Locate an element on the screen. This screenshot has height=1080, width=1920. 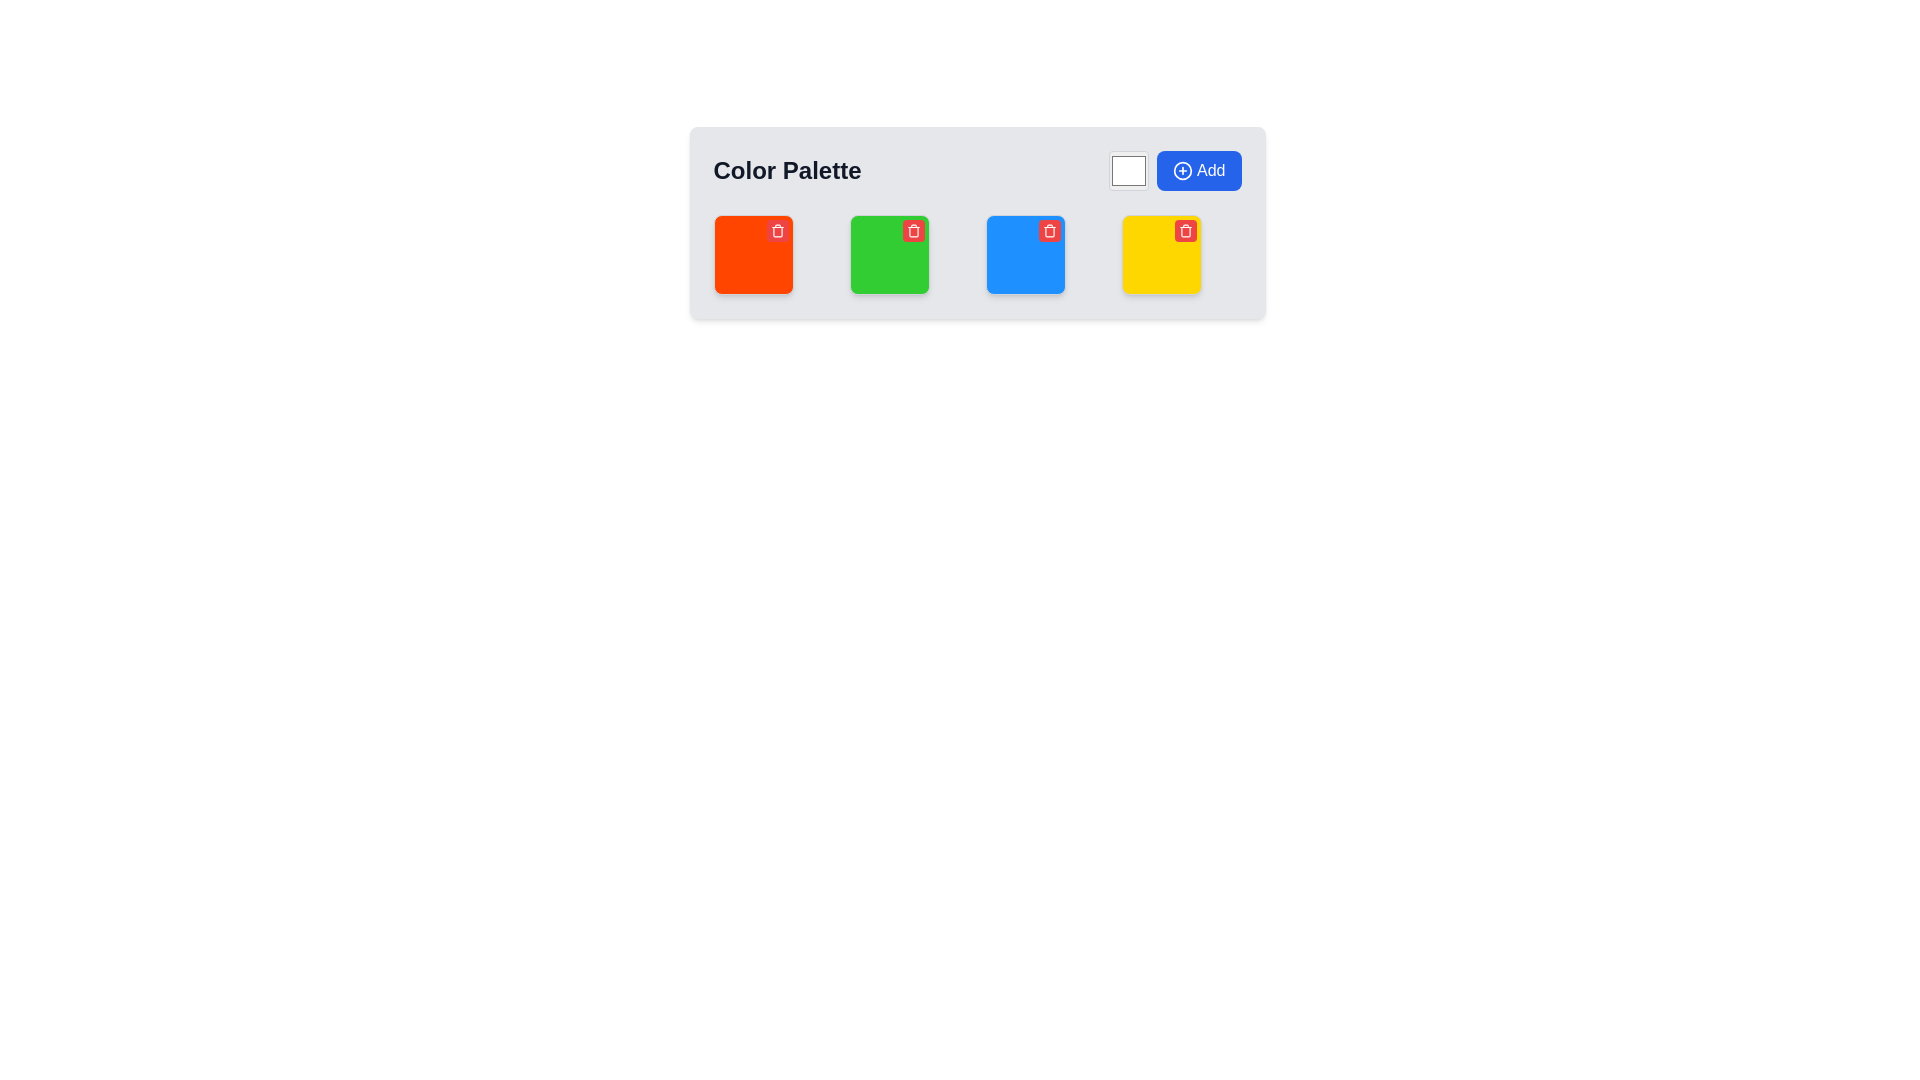
the red color swatch in the Color Palette grid is located at coordinates (752, 253).